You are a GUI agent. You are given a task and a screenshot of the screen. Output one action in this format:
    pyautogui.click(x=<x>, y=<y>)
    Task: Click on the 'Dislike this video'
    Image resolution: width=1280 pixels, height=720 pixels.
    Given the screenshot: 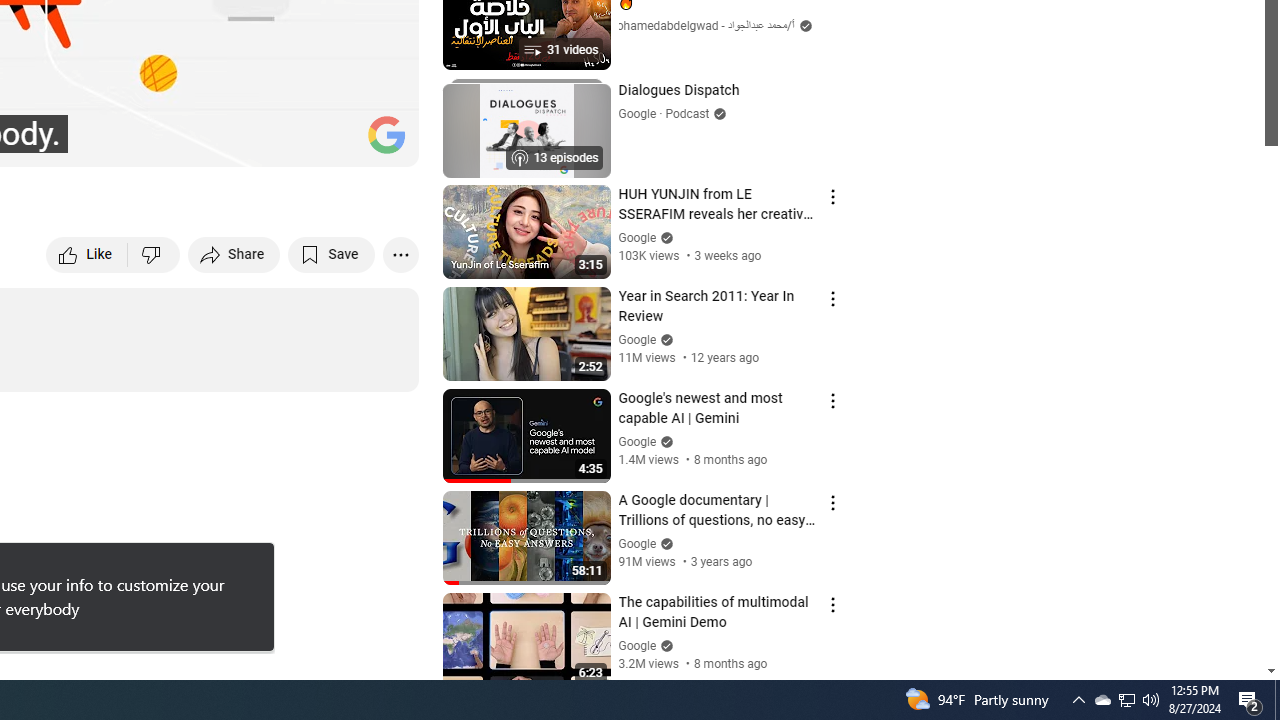 What is the action you would take?
    pyautogui.click(x=153, y=253)
    